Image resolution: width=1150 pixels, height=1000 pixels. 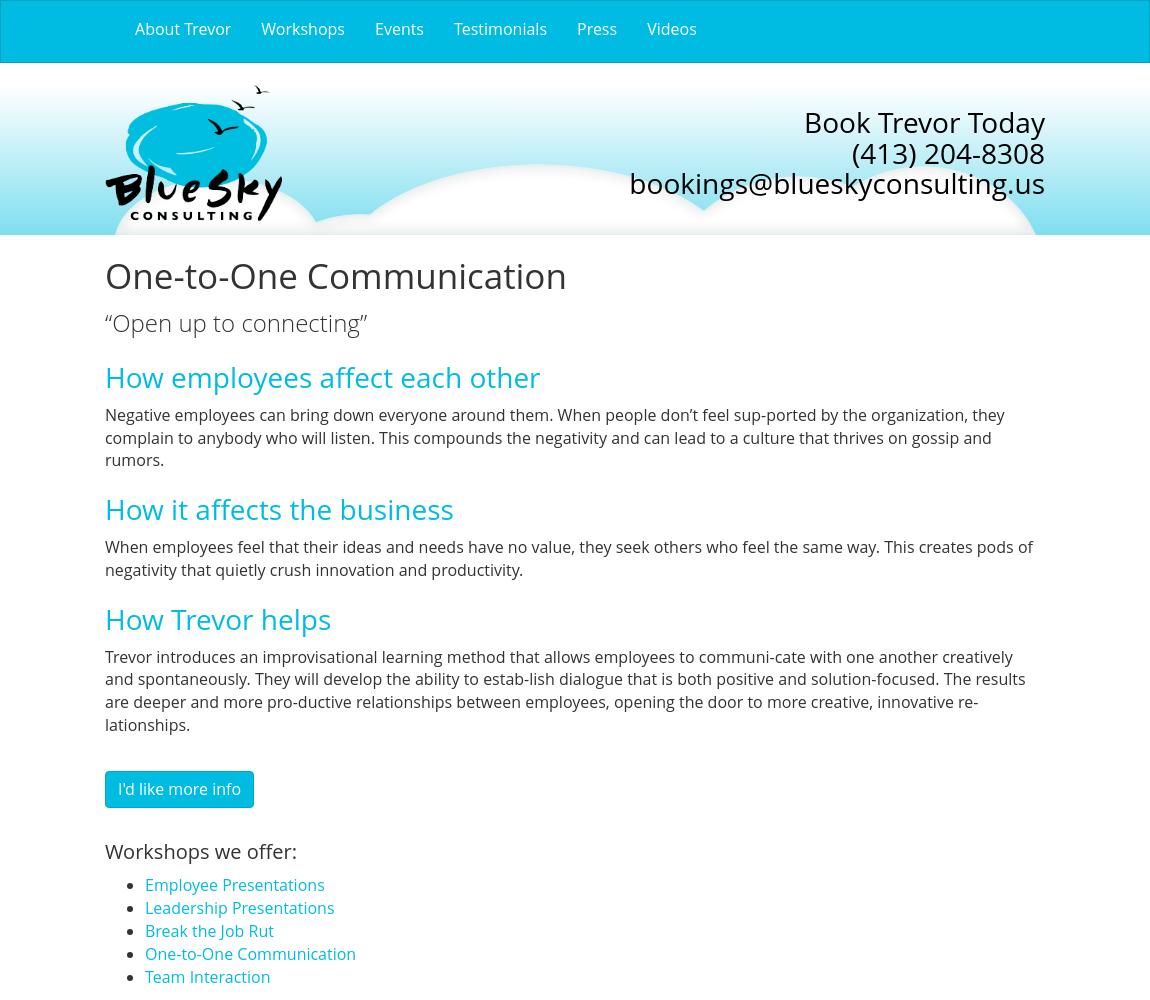 I want to click on 'I'd like more info', so click(x=178, y=788).